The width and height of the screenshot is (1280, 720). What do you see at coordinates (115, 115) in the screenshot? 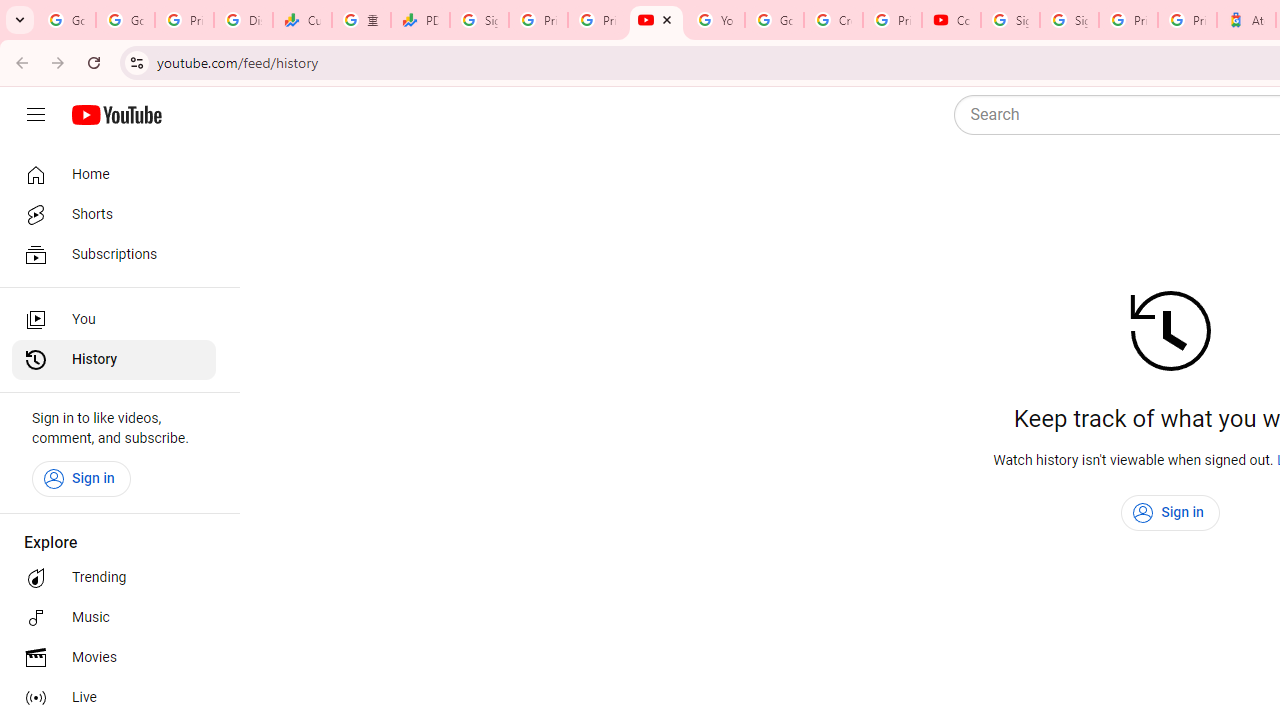
I see `'YouTube Home'` at bounding box center [115, 115].